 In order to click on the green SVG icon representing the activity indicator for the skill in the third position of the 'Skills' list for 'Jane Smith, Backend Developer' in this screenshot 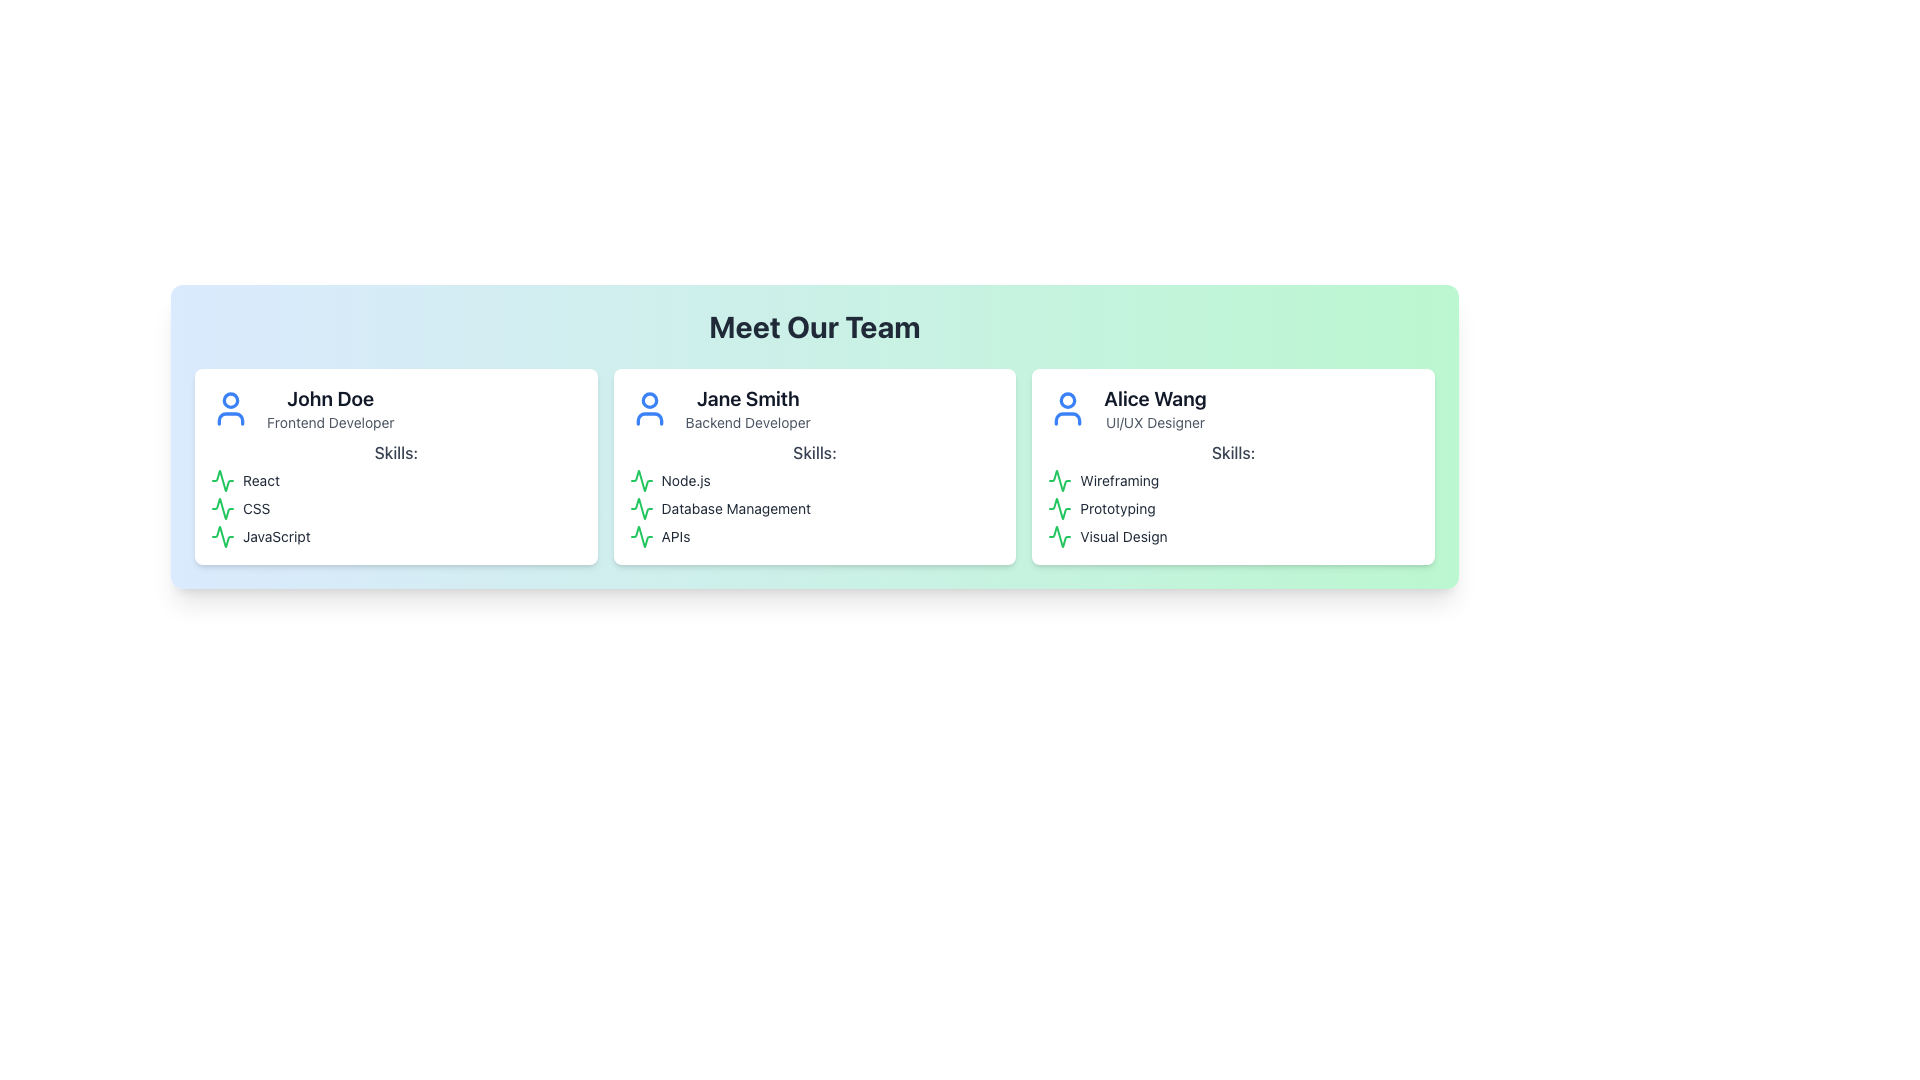, I will do `click(641, 535)`.